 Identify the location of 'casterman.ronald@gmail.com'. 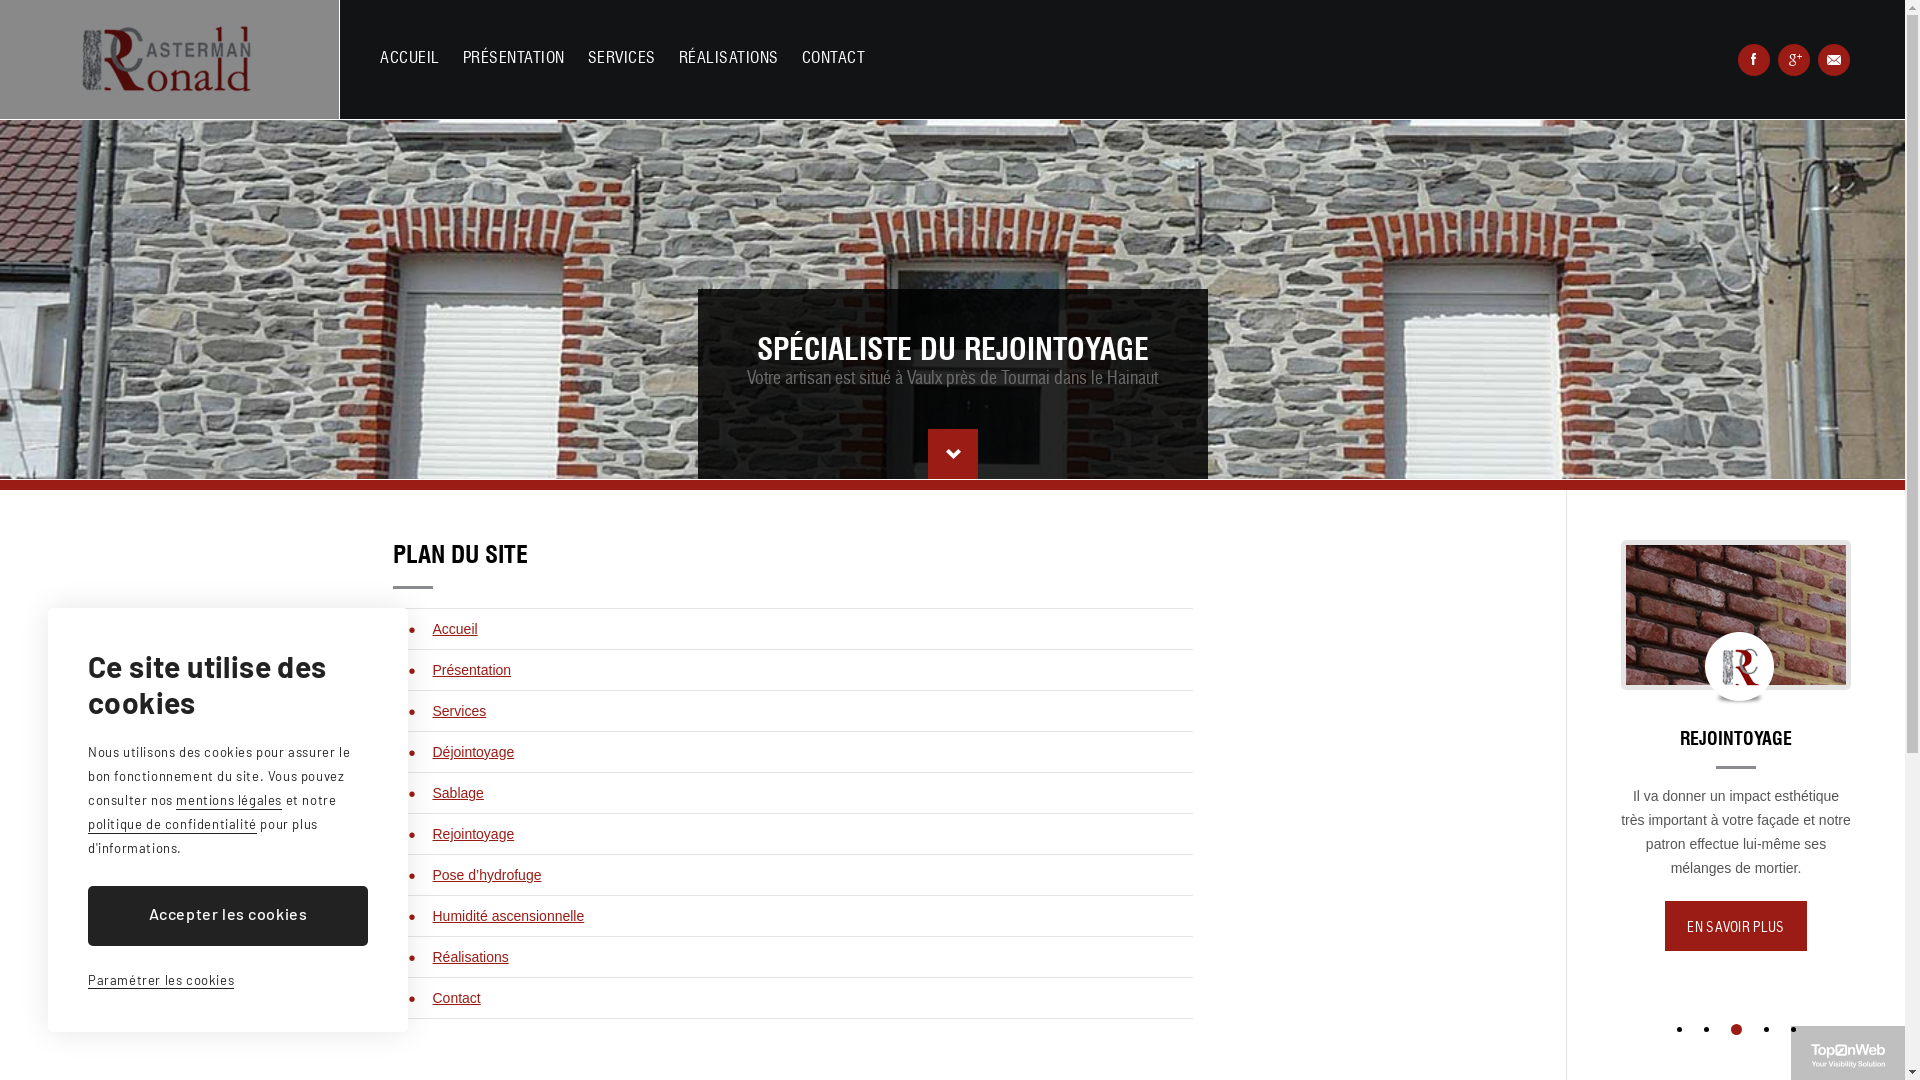
(1833, 59).